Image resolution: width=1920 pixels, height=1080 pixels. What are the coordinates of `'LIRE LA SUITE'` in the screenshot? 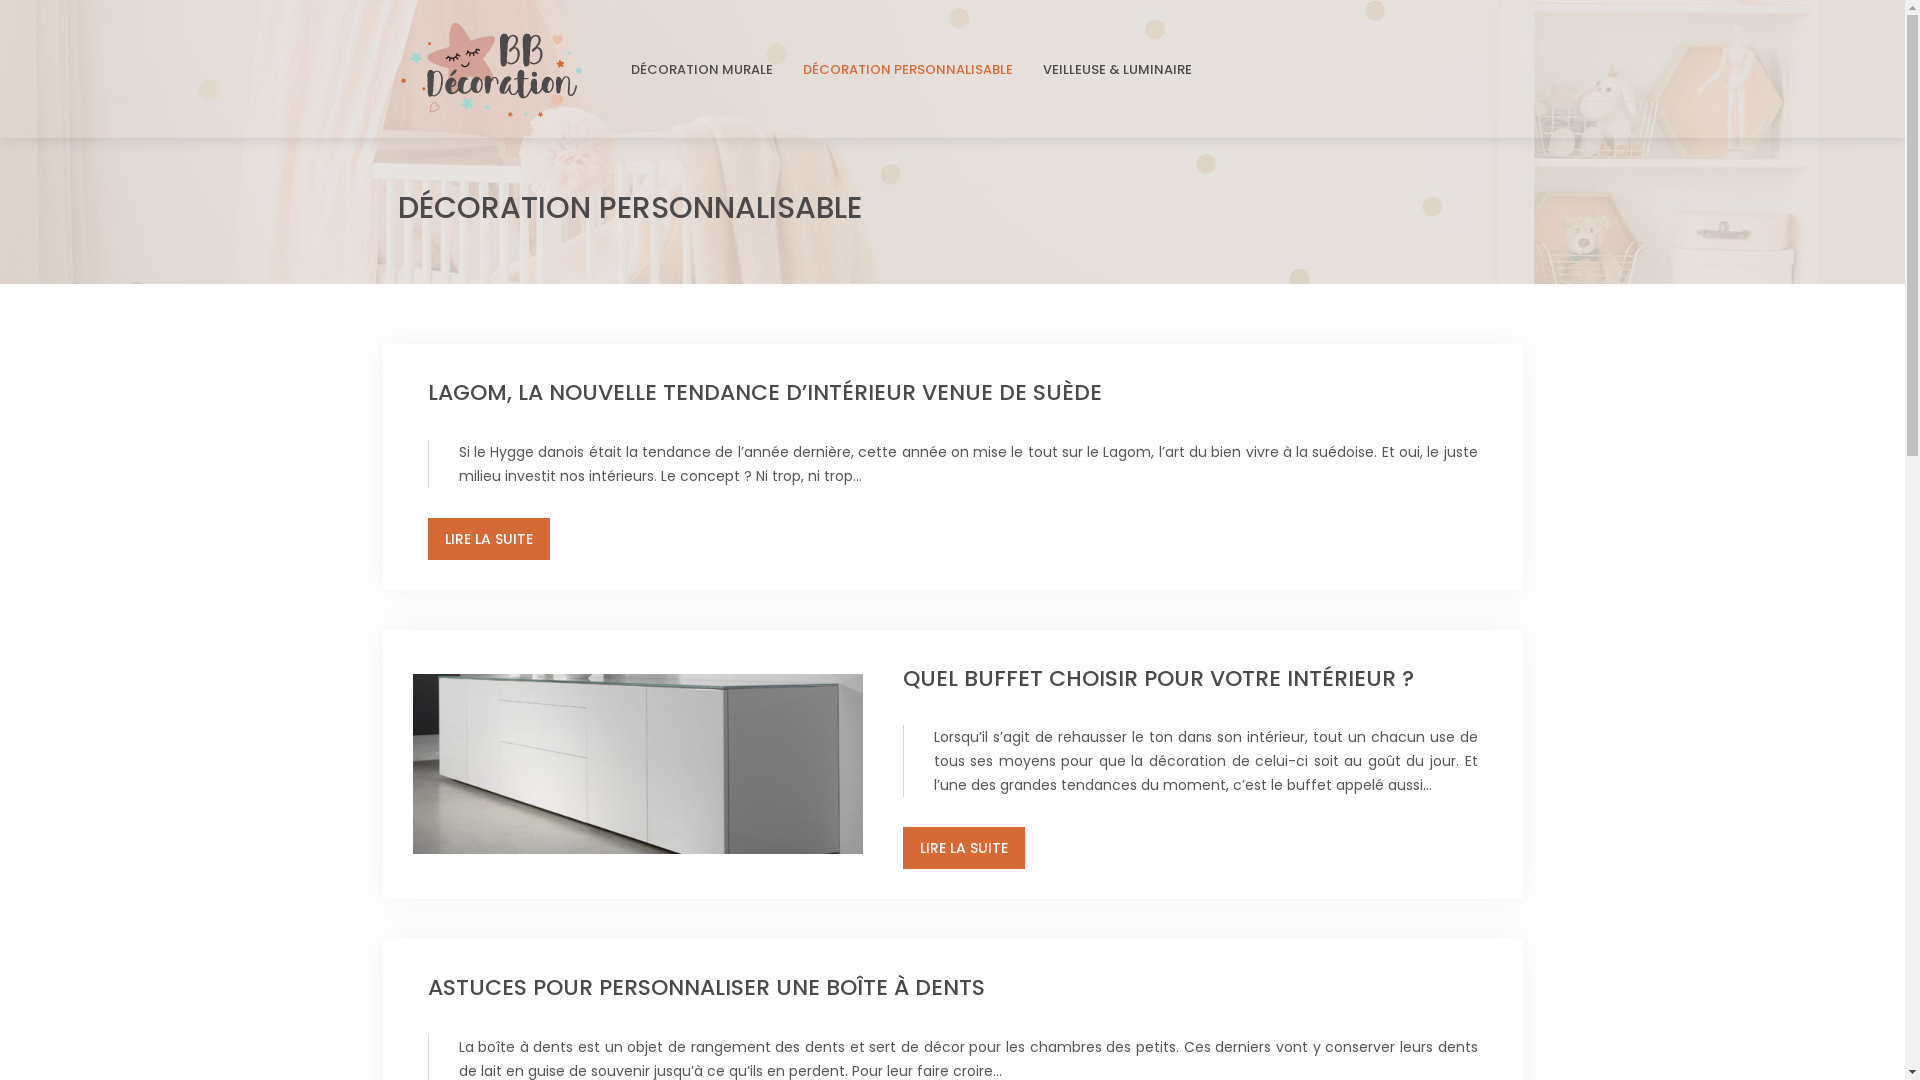 It's located at (963, 848).